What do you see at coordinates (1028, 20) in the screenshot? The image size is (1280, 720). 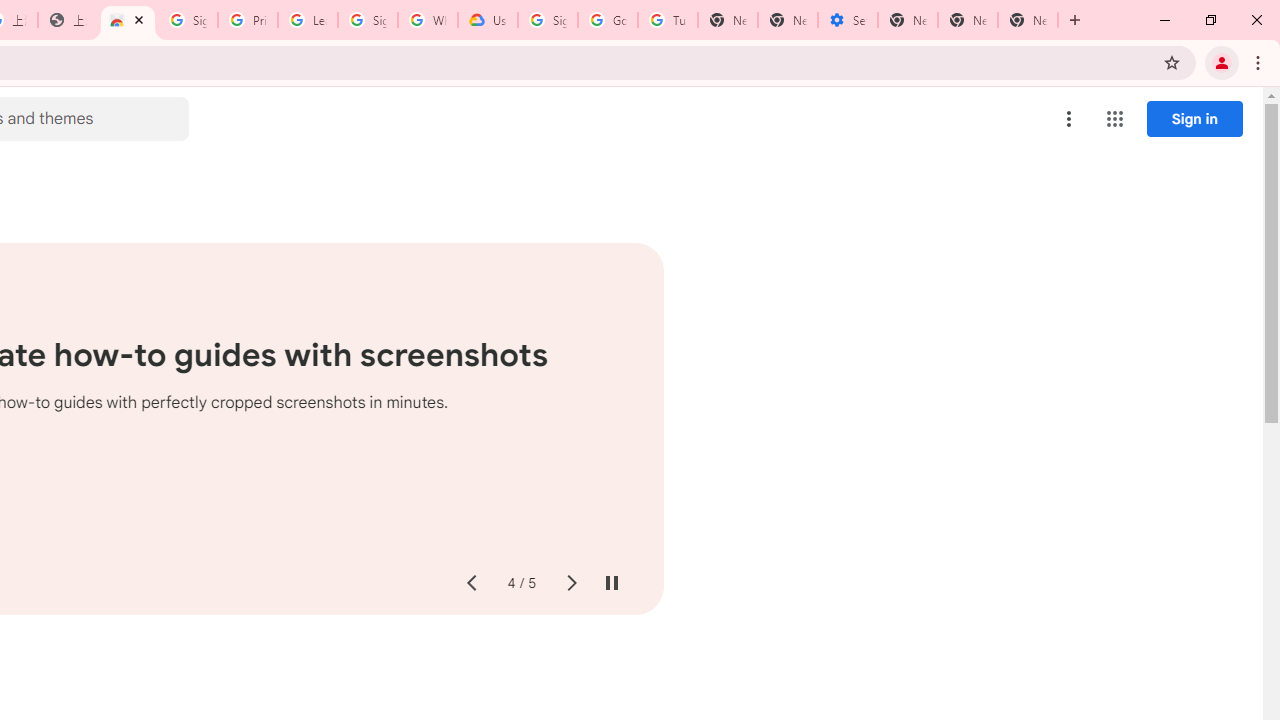 I see `'New Tab'` at bounding box center [1028, 20].